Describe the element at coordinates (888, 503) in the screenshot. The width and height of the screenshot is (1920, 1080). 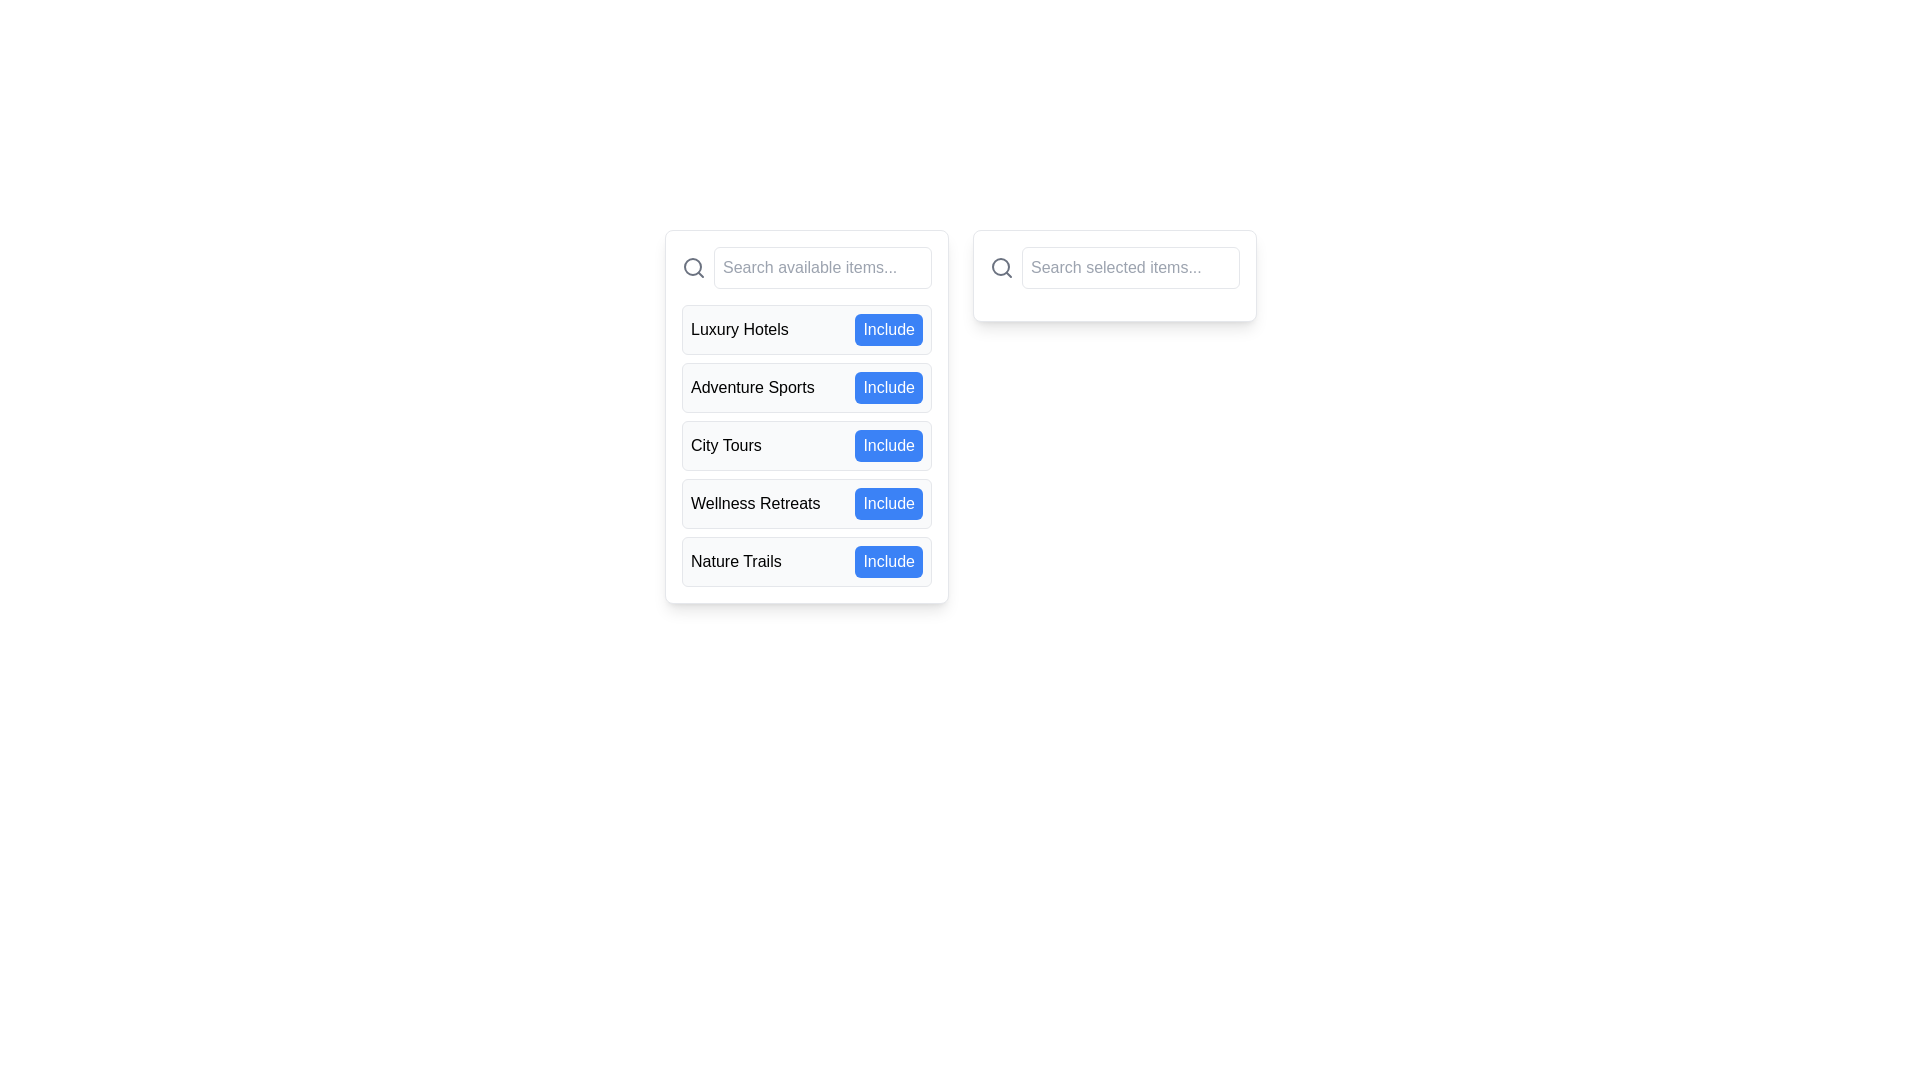
I see `the 'Include' button with a blue background and white text located to the right of the 'Wellness Retreats' title in the fourth item of the list` at that location.